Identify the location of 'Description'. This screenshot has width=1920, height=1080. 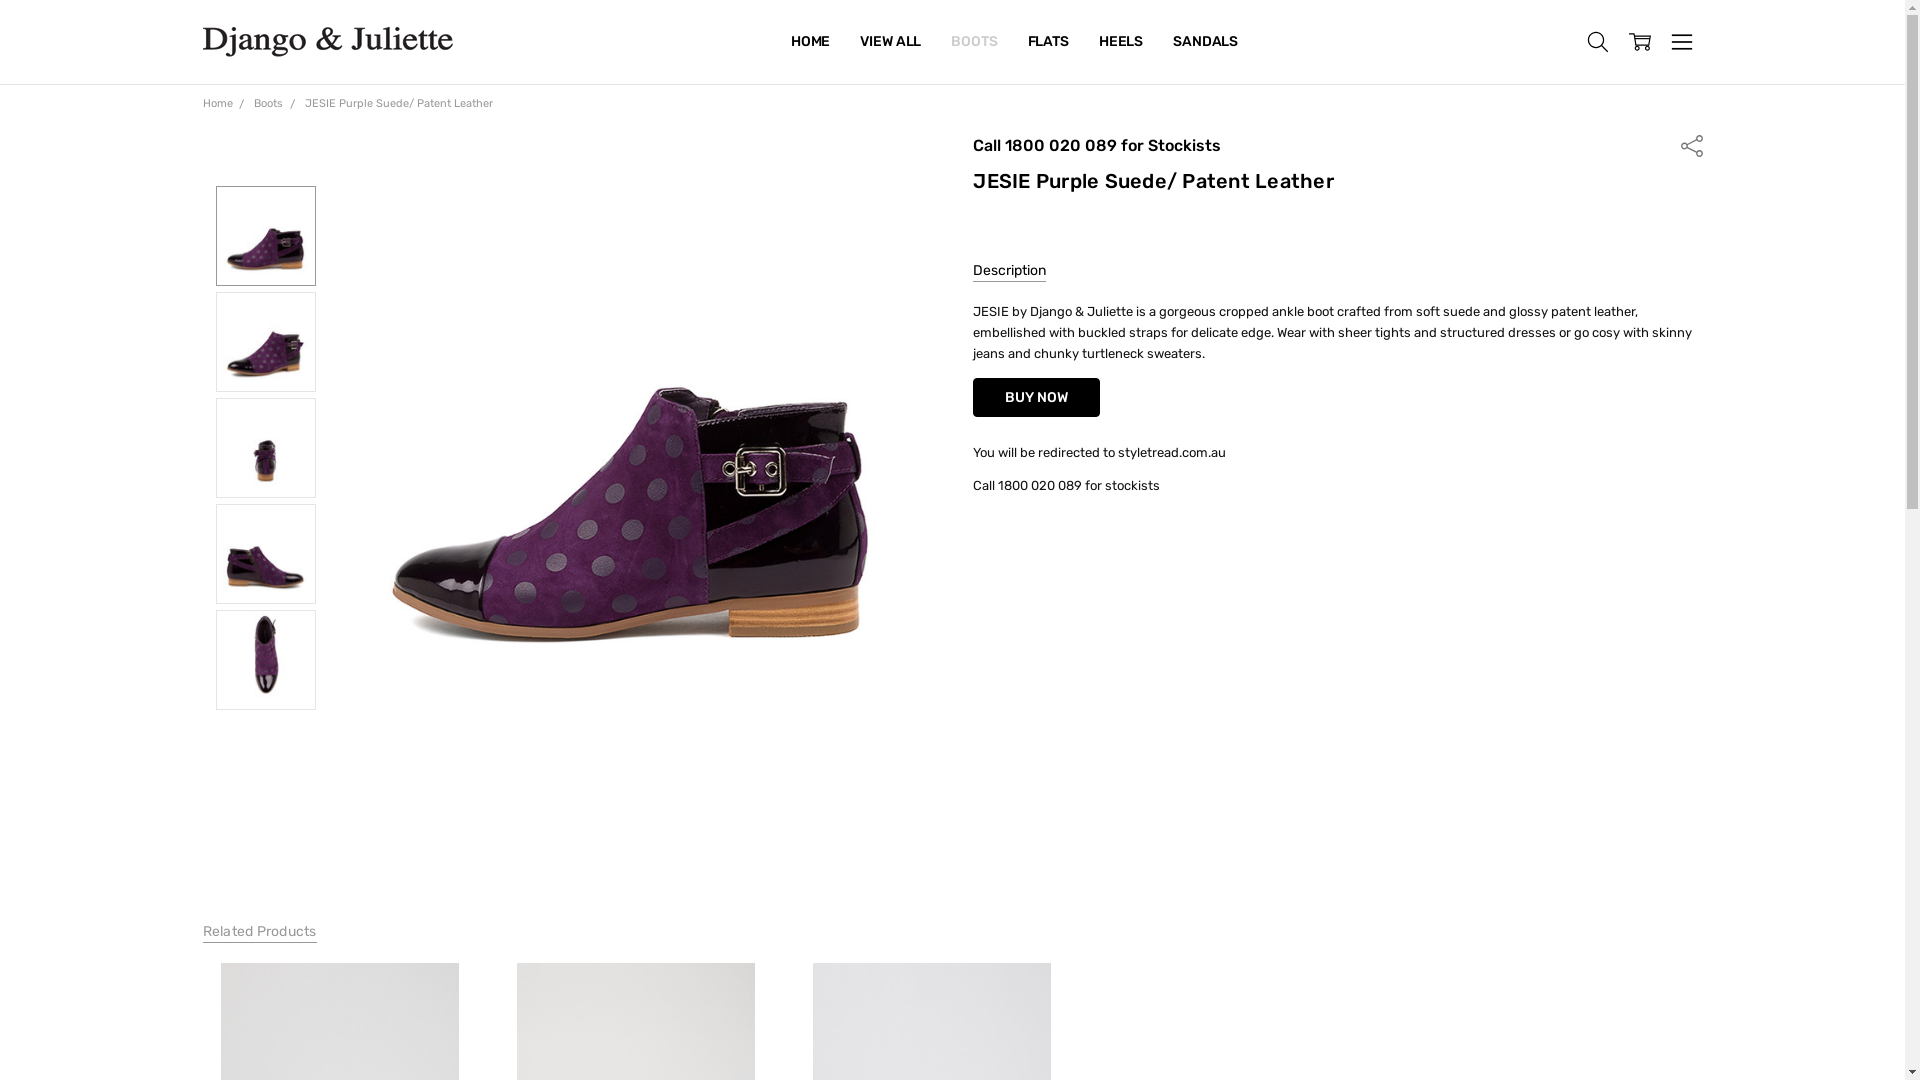
(973, 272).